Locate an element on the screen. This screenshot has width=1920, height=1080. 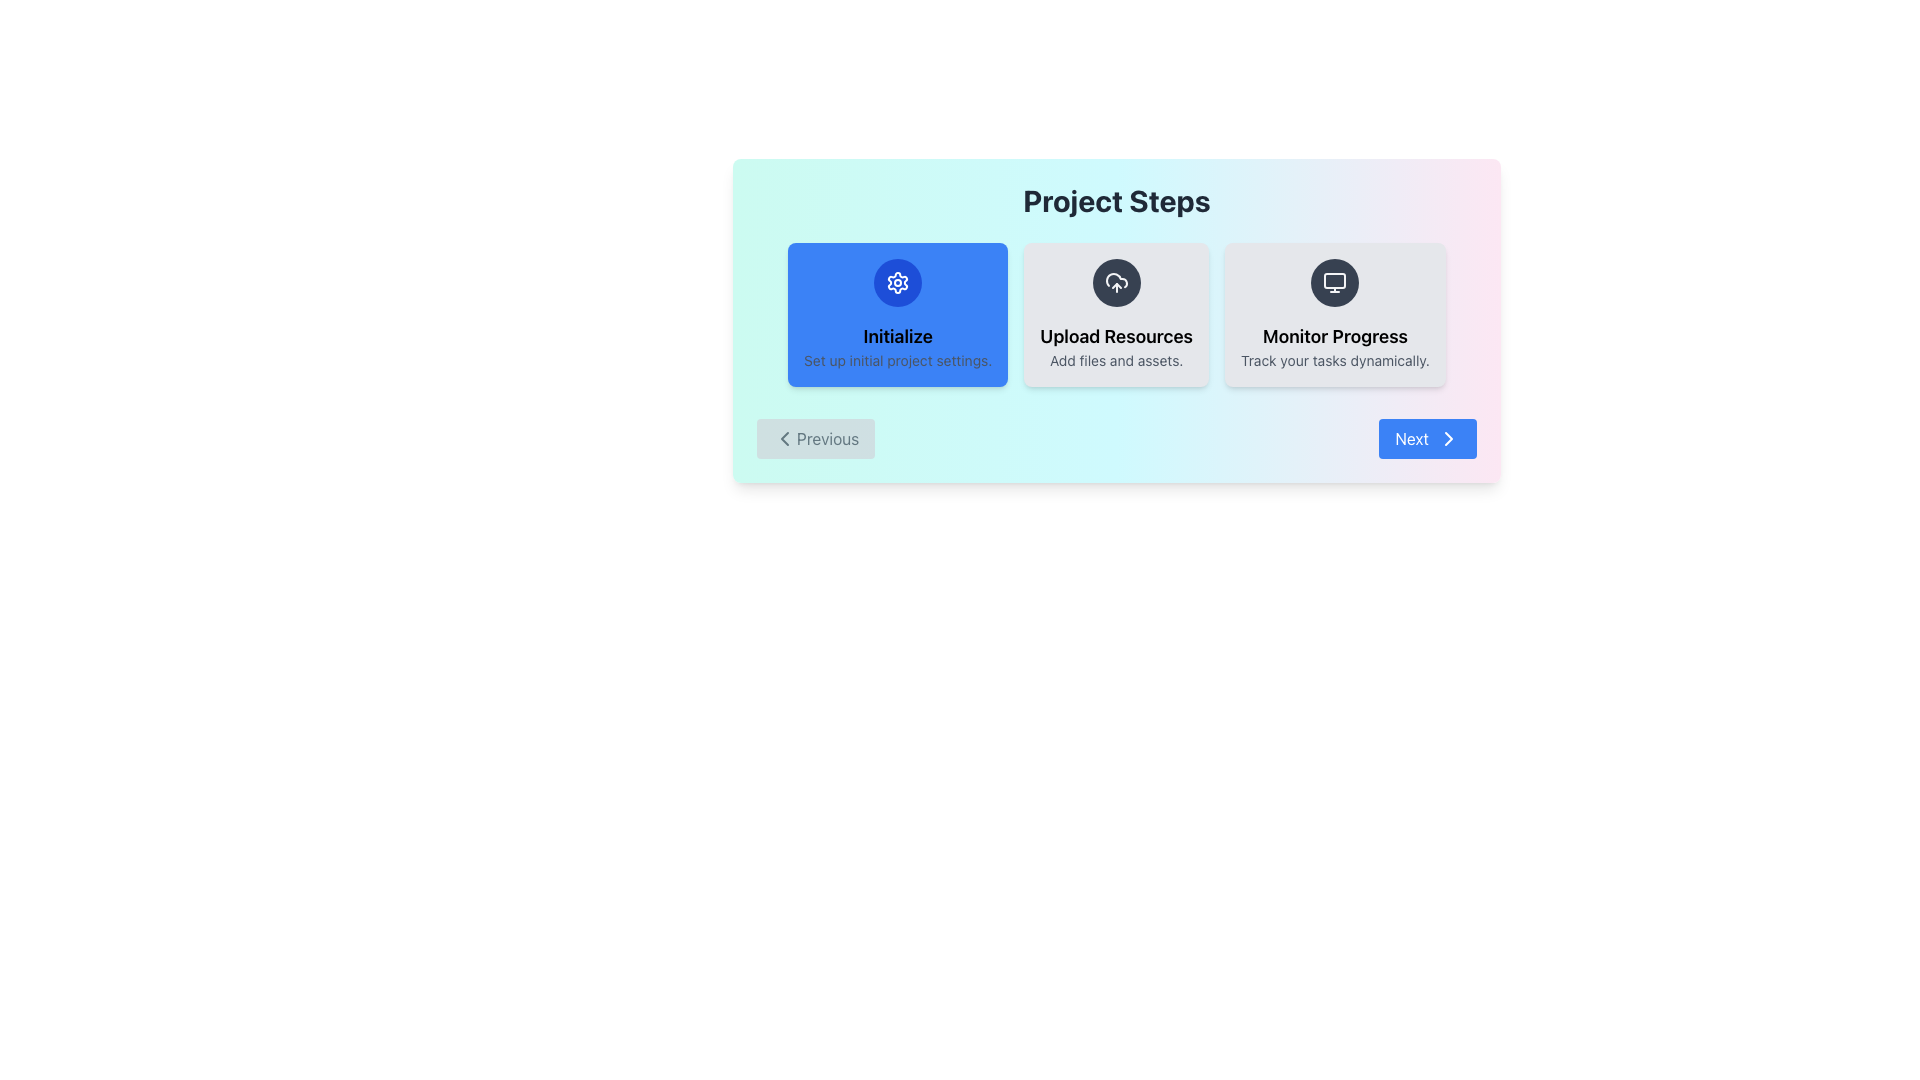
text label displaying the message 'Add files and assets.' located below 'Upload Resources' in the central panel is located at coordinates (1115, 361).